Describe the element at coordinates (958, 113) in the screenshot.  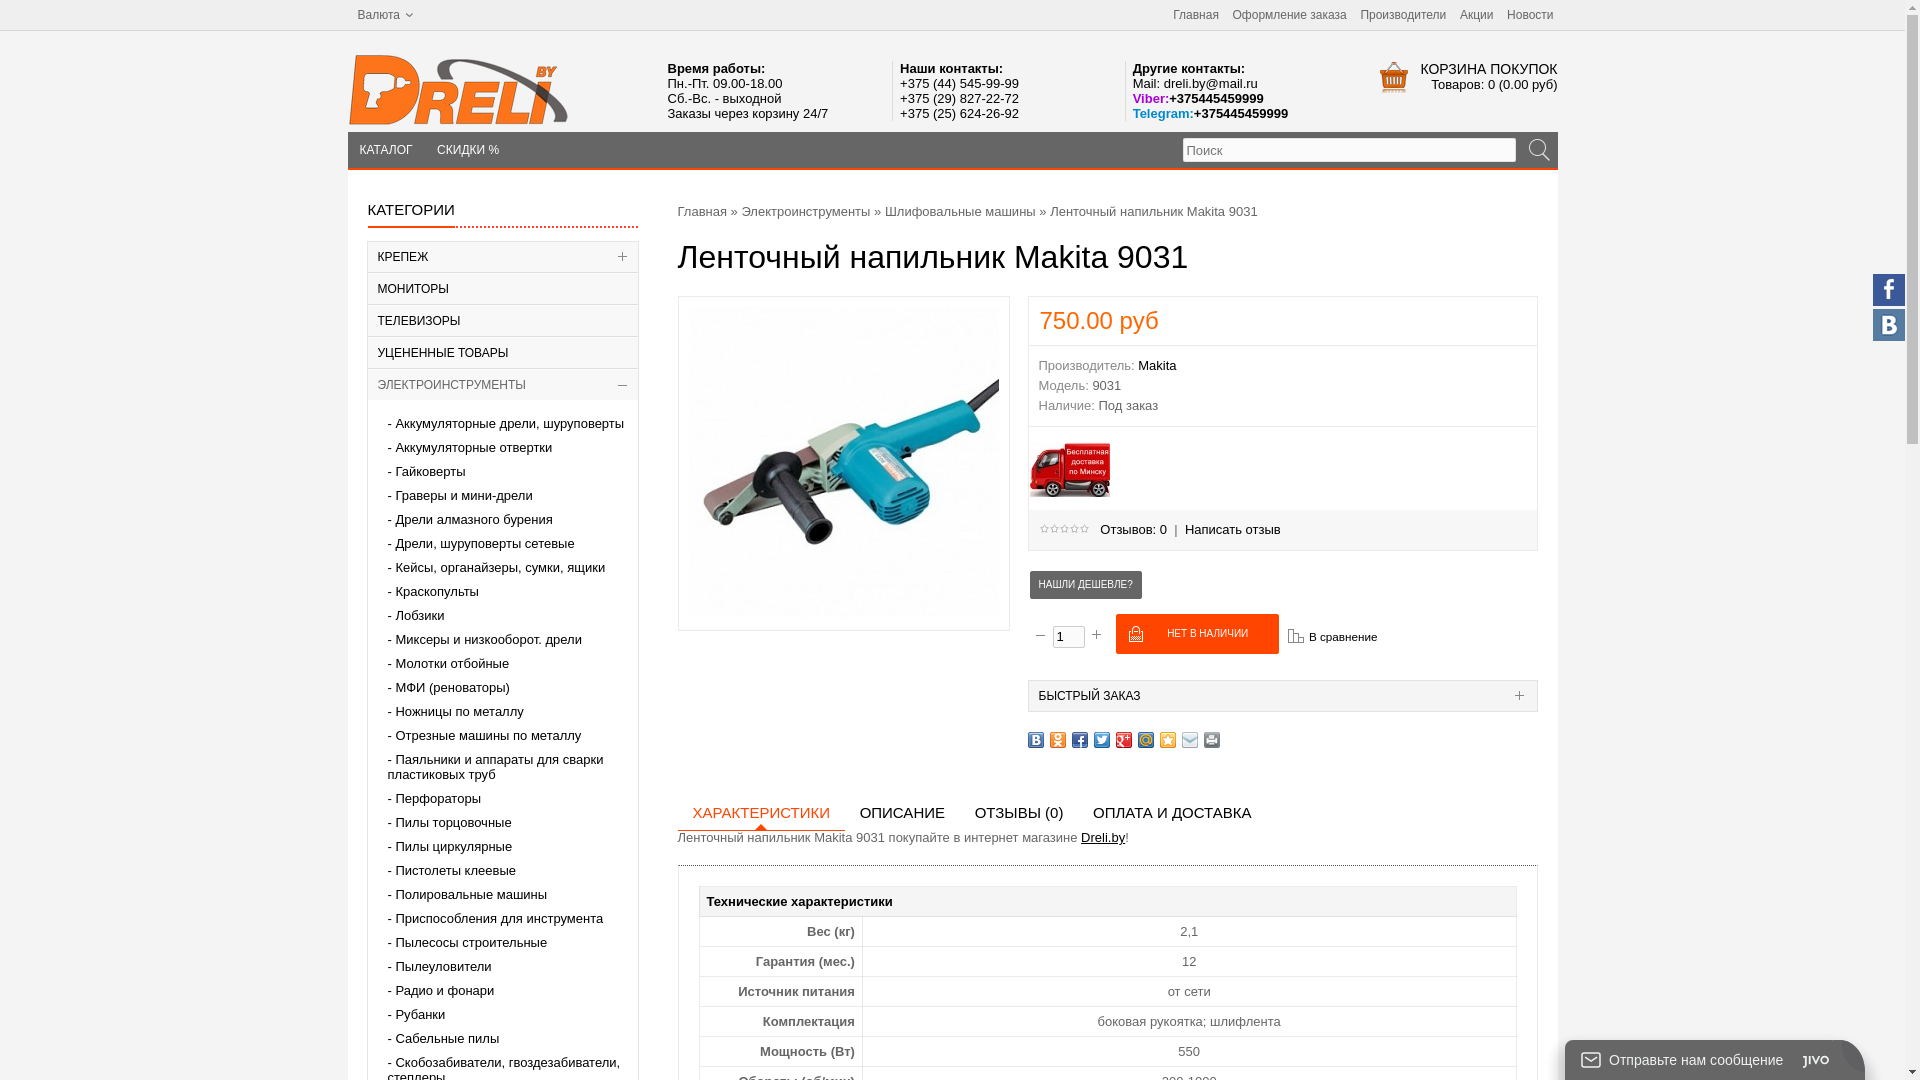
I see `'+375 (25) 624-26-92'` at that location.